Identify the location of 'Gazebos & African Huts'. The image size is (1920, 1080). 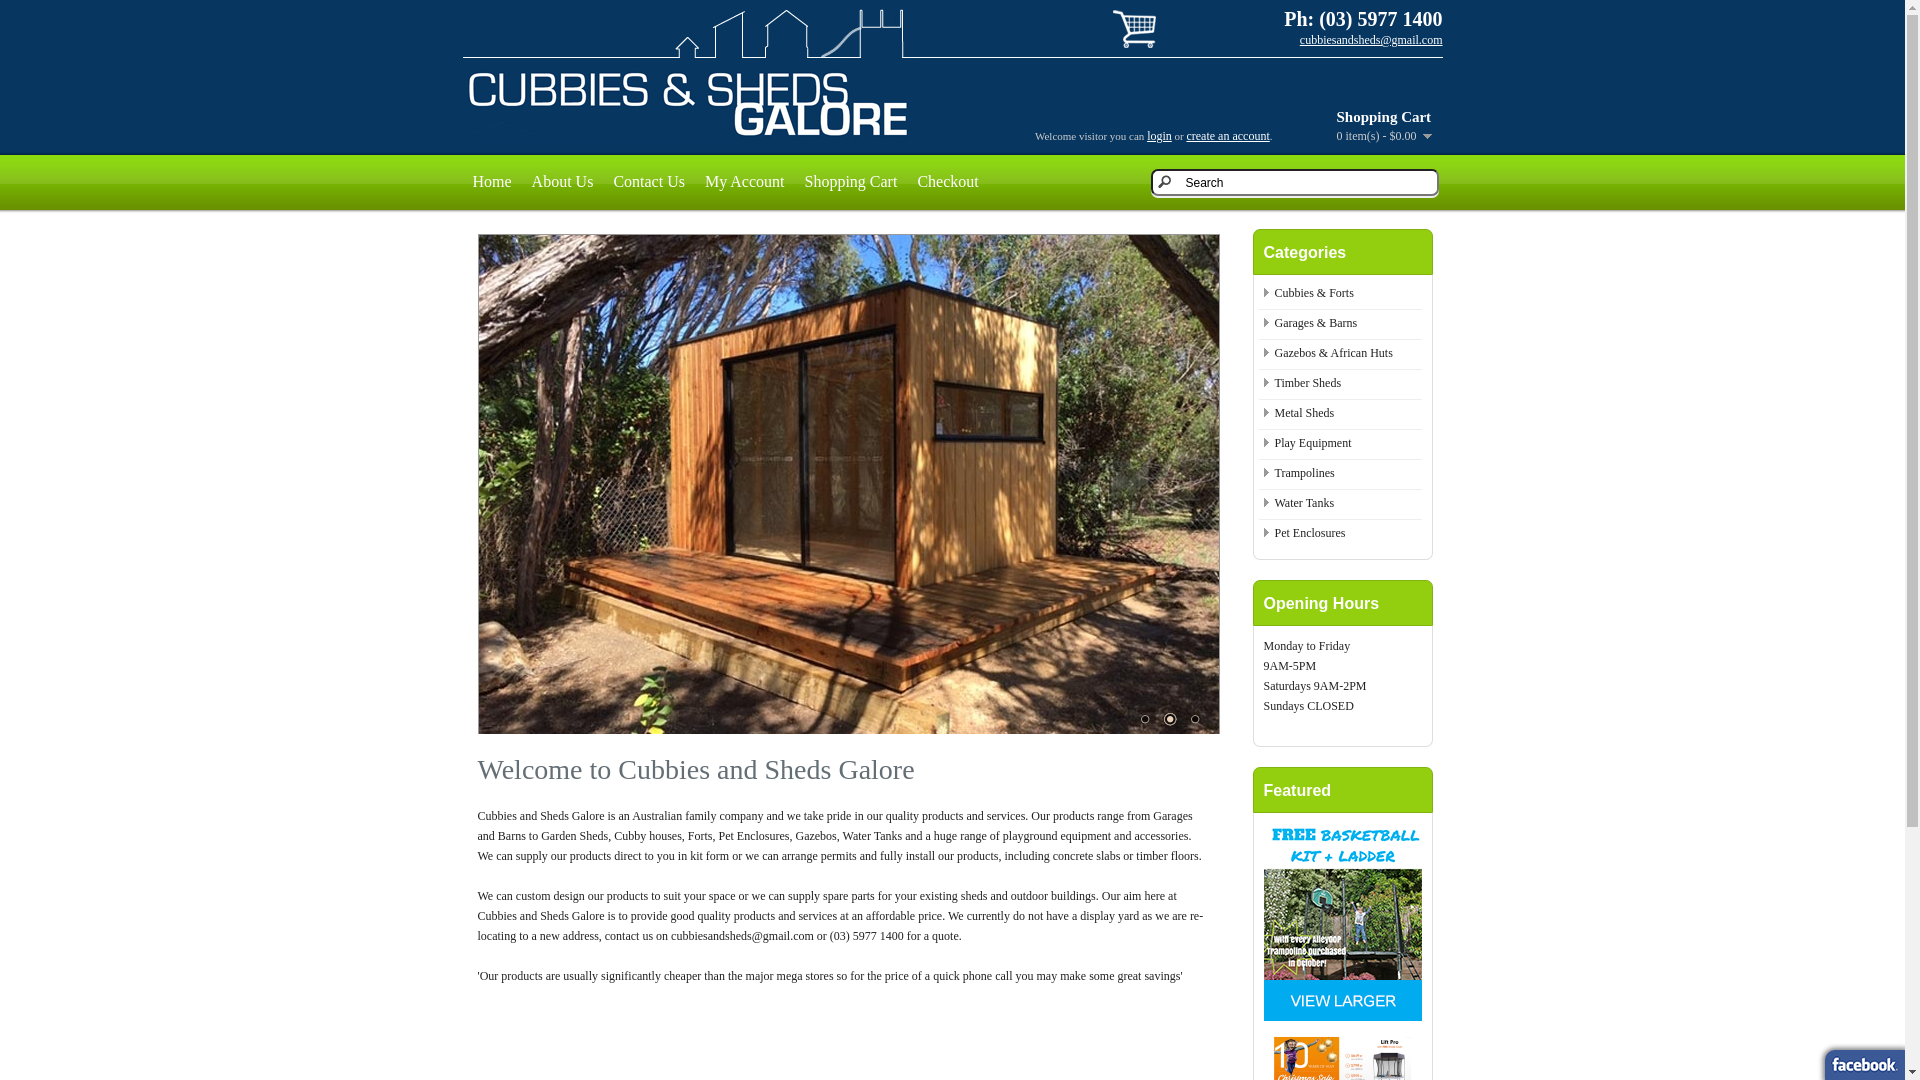
(1333, 352).